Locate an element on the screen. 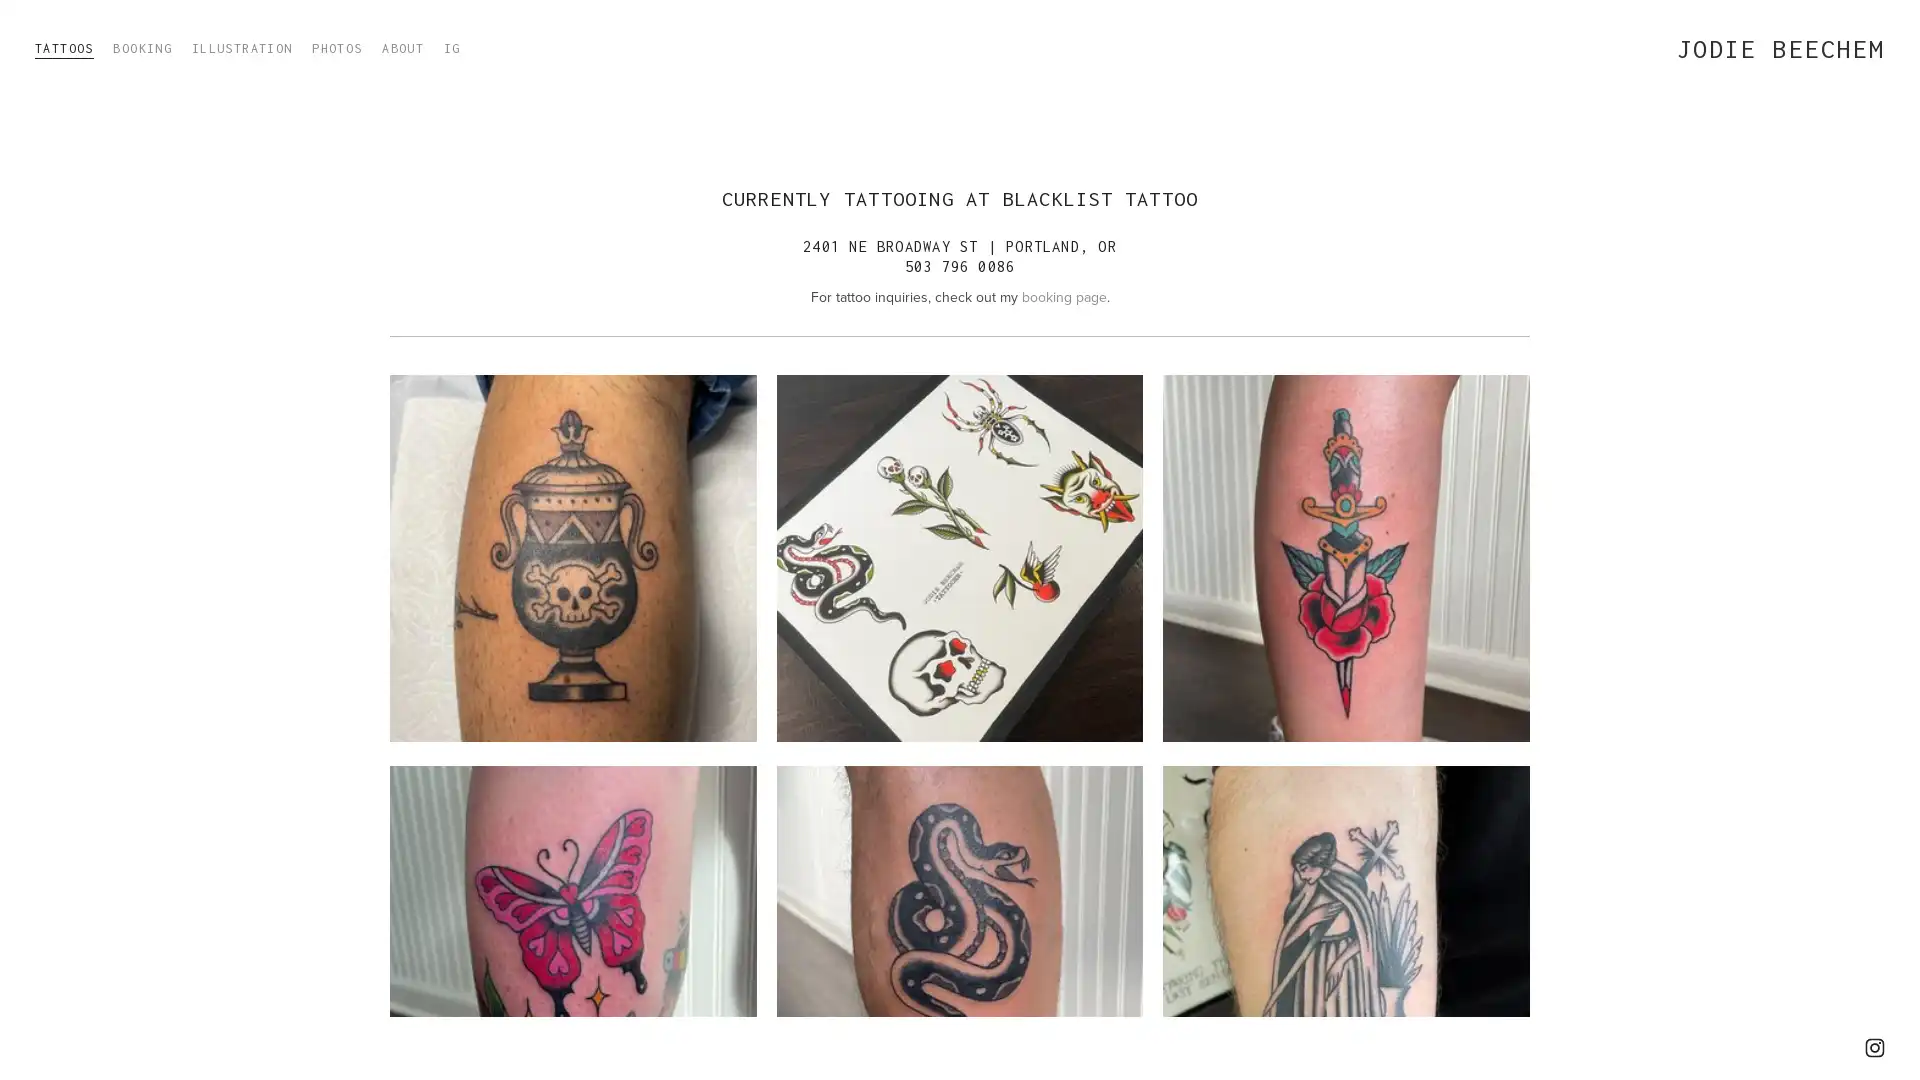 This screenshot has height=1080, width=1920. View fullsize is located at coordinates (571, 558).